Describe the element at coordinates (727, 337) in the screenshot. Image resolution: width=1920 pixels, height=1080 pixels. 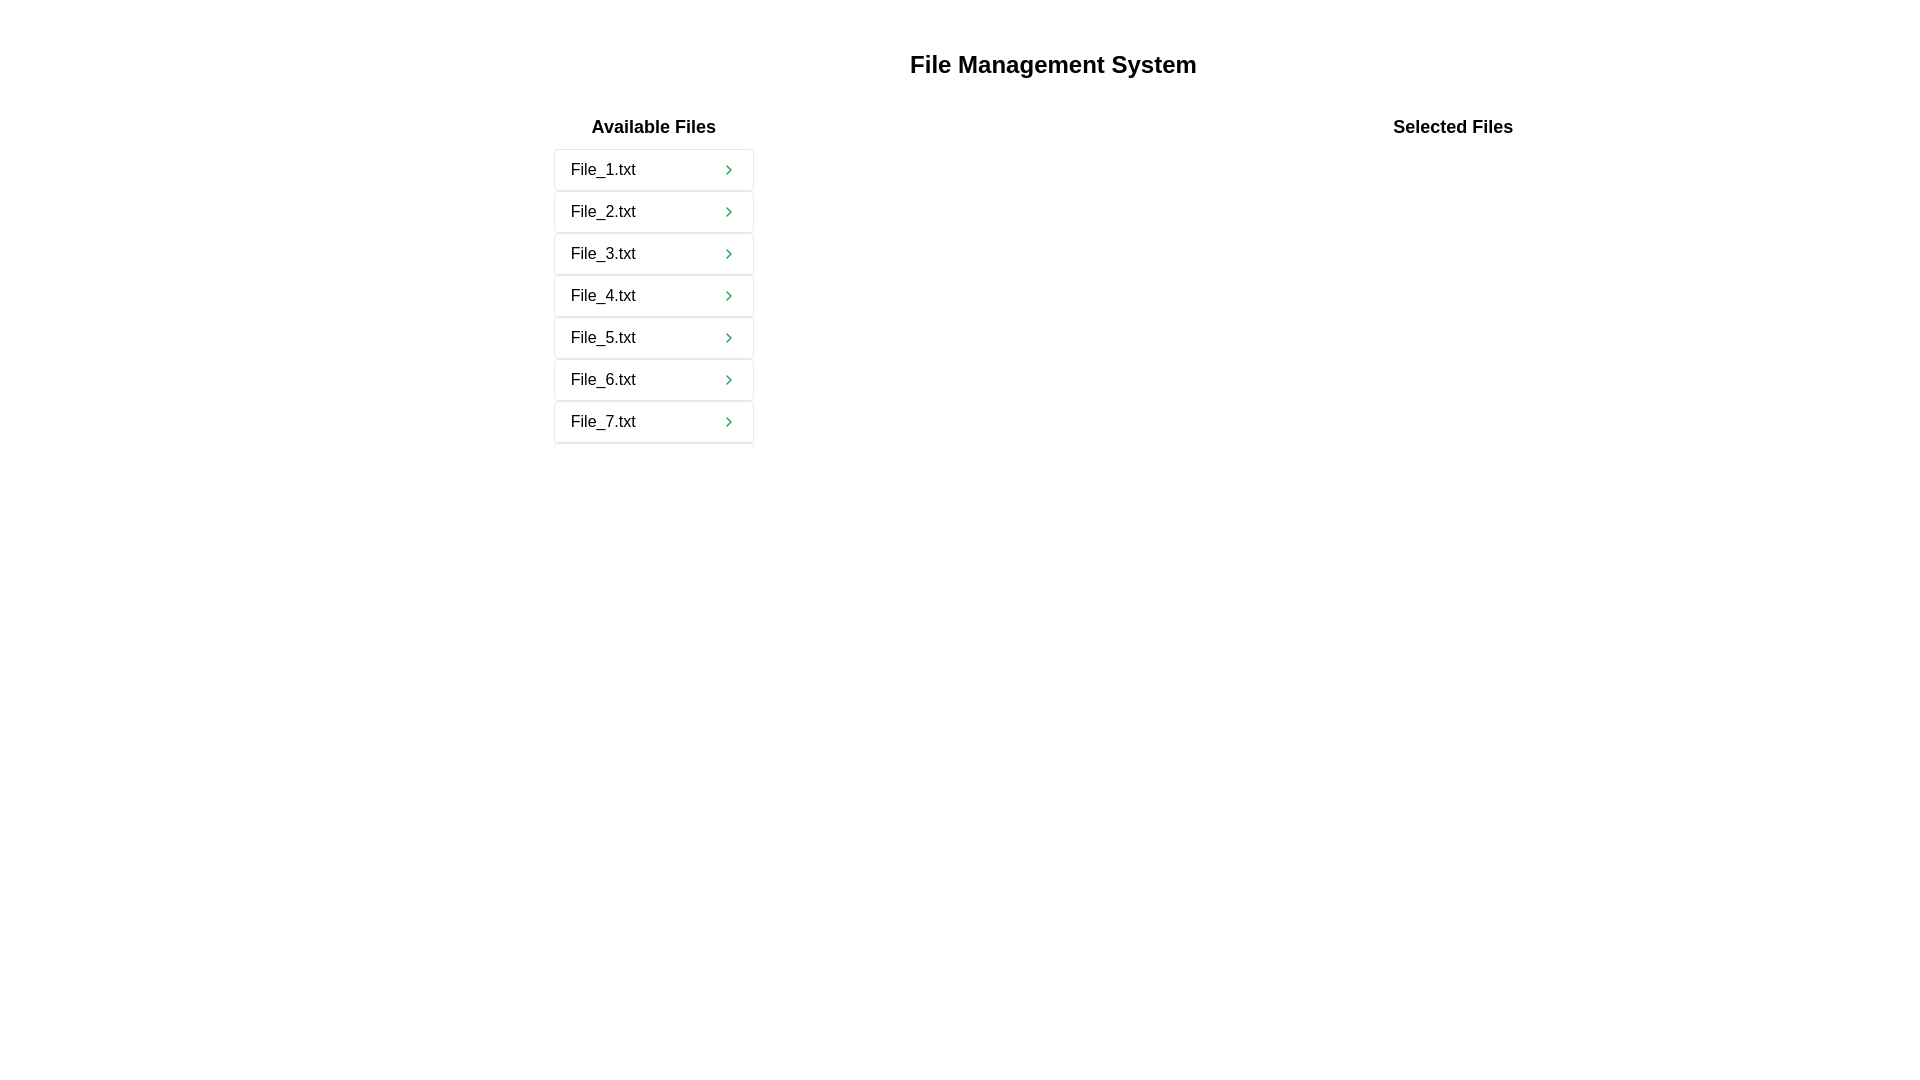
I see `the interactive button located at the far-right end of the 'File_5.txt' entry box` at that location.